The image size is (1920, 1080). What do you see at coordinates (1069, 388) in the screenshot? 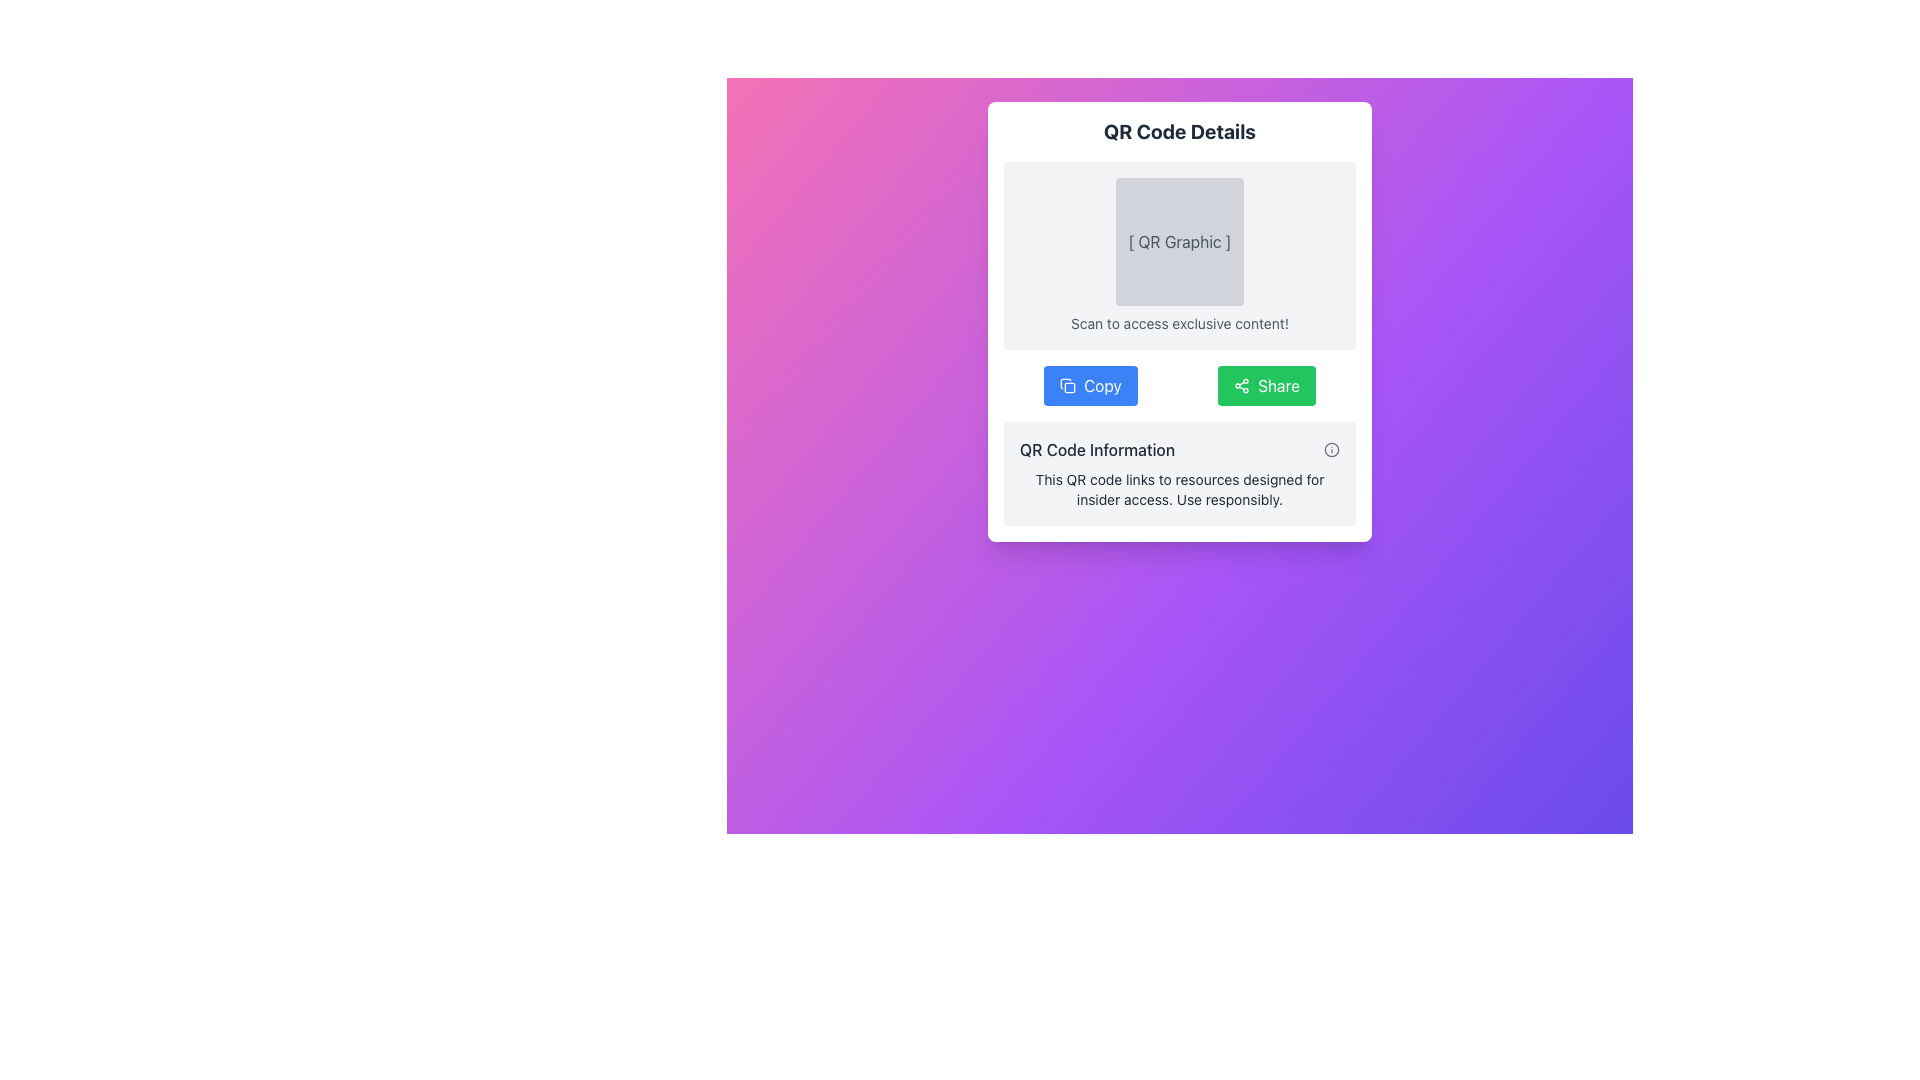
I see `the rectangular shape with rounded corners that is part of a copy function icon, positioned adjacent to the 'Copy' button` at bounding box center [1069, 388].